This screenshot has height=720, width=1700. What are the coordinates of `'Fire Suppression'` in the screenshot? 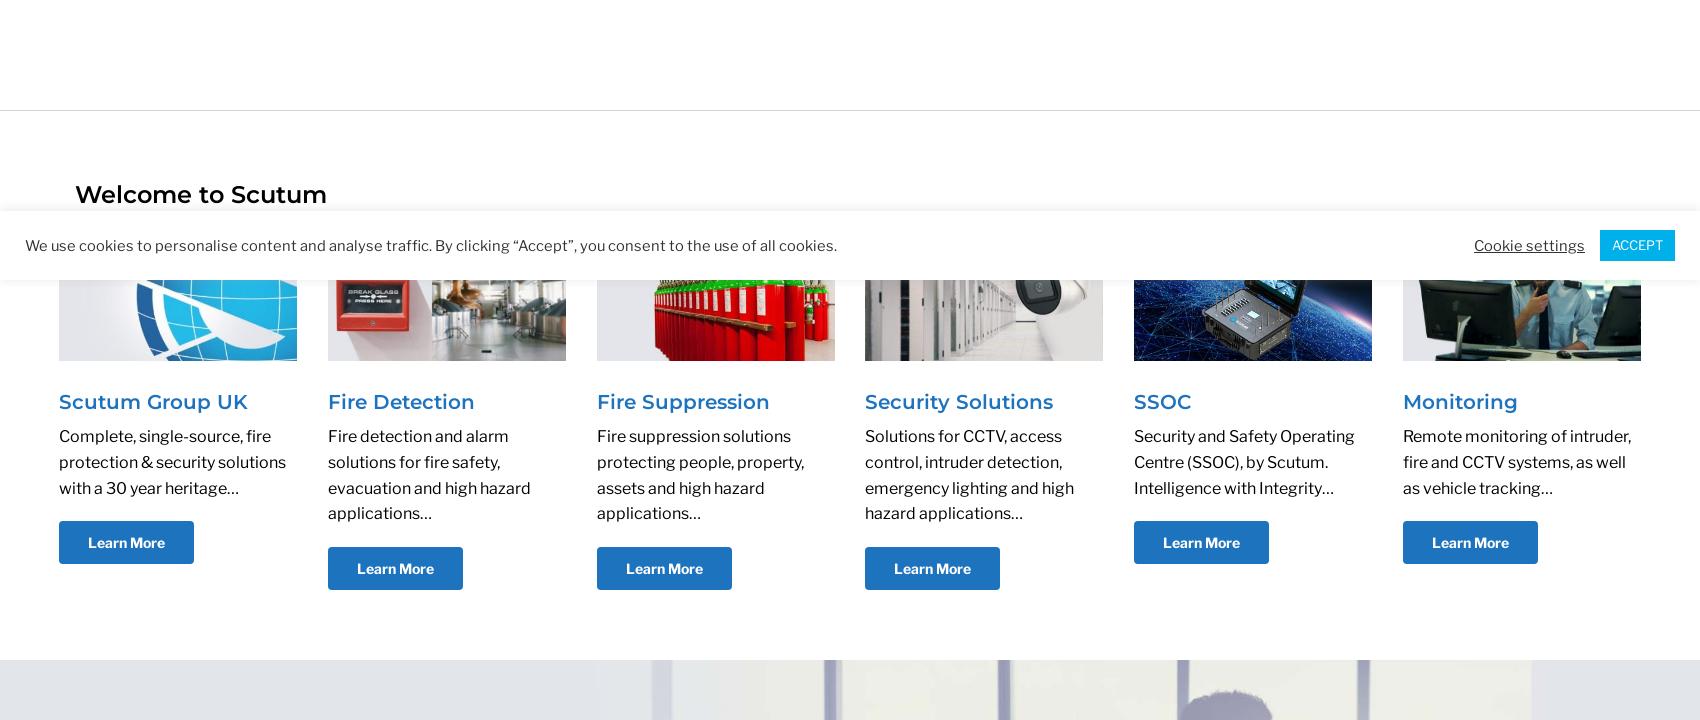 It's located at (682, 401).